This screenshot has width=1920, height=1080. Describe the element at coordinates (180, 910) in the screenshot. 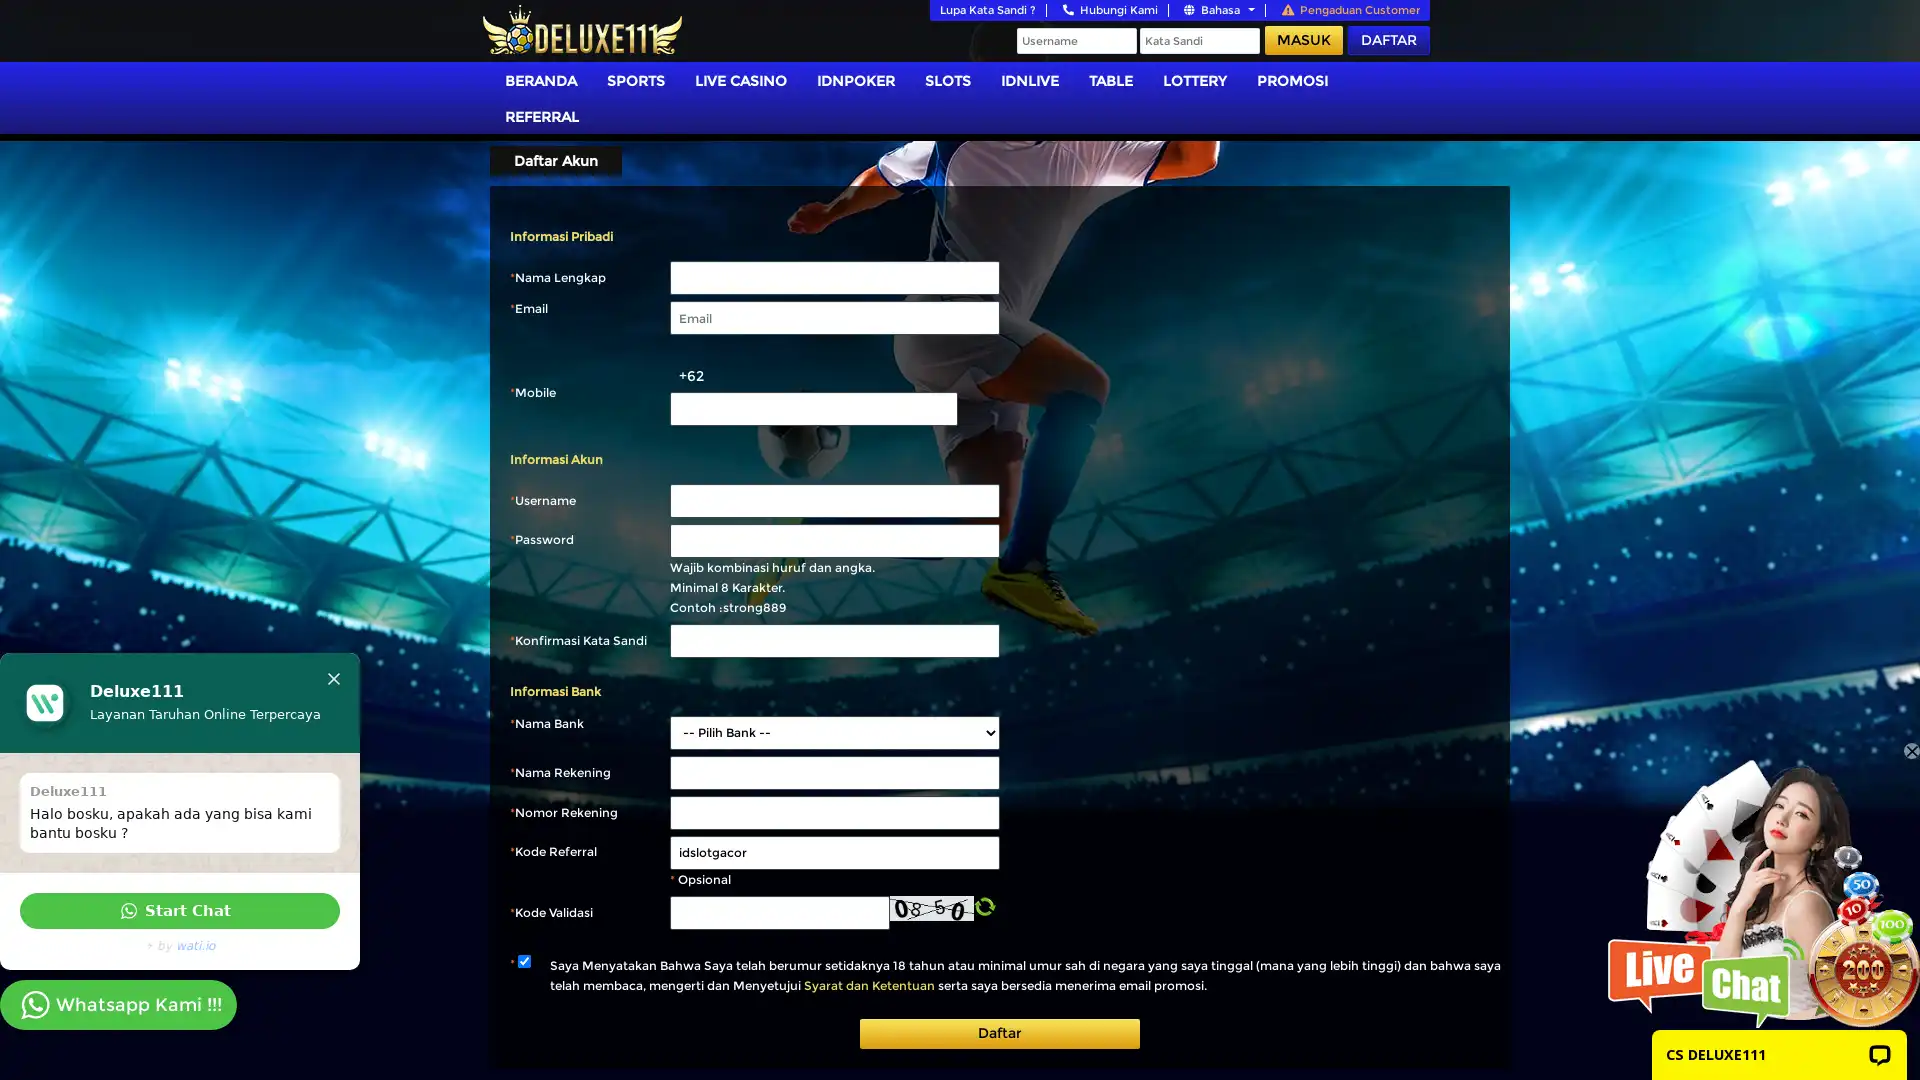

I see `Start Chat` at that location.